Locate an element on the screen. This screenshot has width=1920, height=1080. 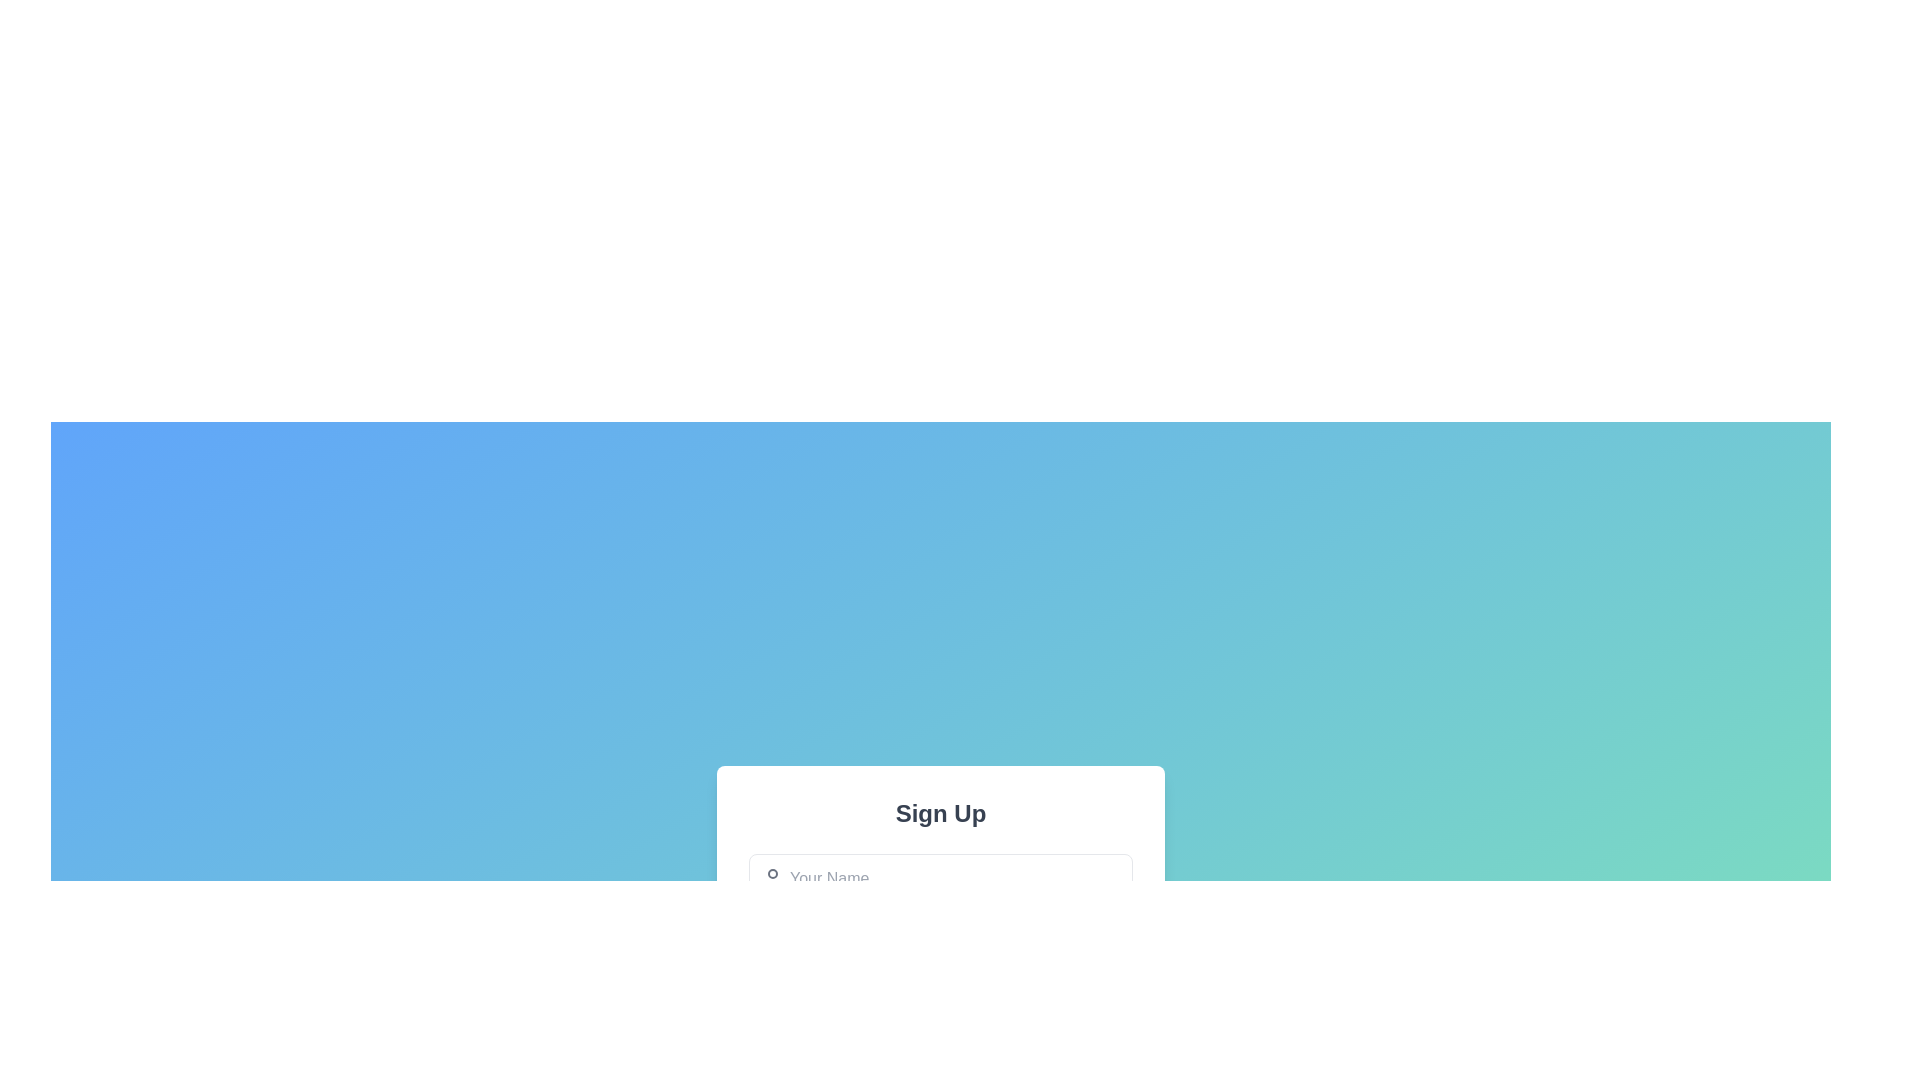
the small, circular user profile silhouette icon, which is light gray and located to the left of the 'Your Name' text input field is located at coordinates (771, 878).